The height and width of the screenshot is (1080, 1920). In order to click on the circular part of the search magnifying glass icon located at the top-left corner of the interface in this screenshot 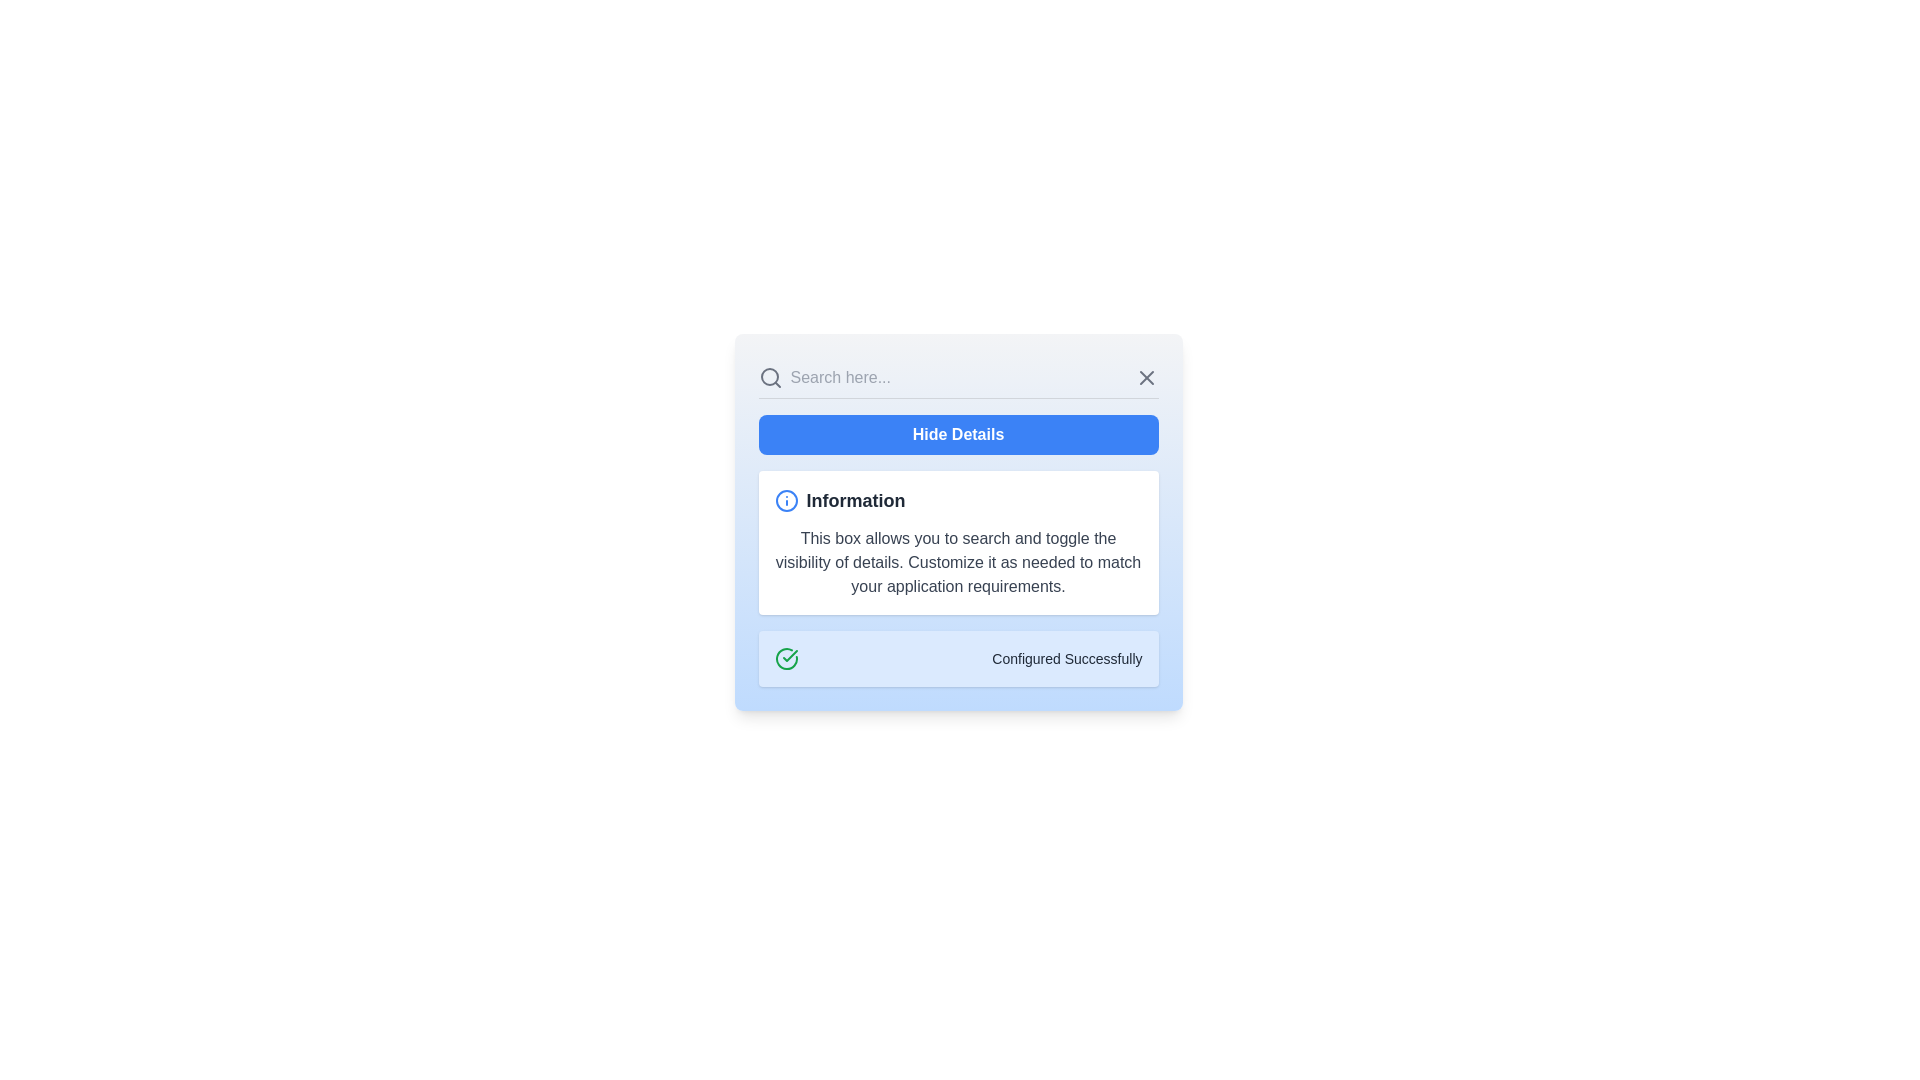, I will do `click(768, 377)`.